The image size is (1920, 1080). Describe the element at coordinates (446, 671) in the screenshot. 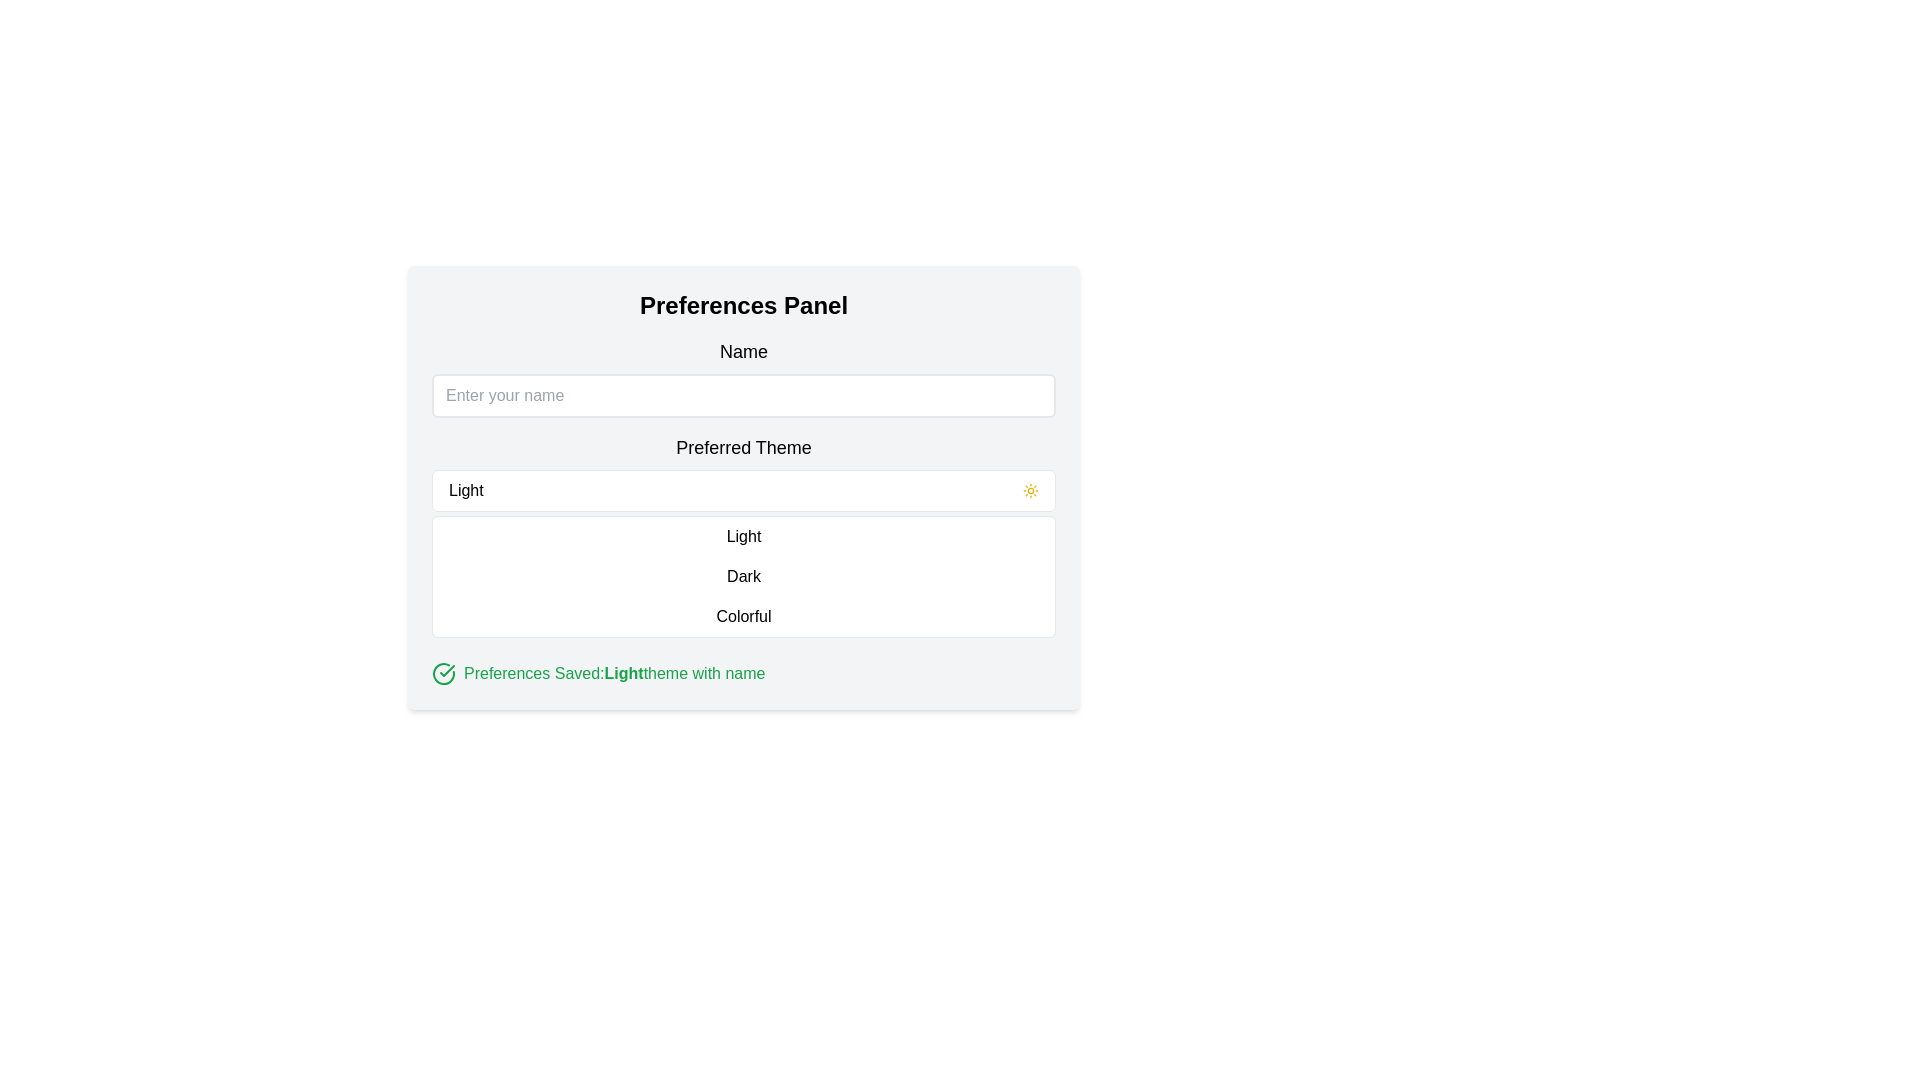

I see `the Checkmark icon within the SVG graphic that signifies confirmation of saved preferences, located near the bottom-left of the interface` at that location.